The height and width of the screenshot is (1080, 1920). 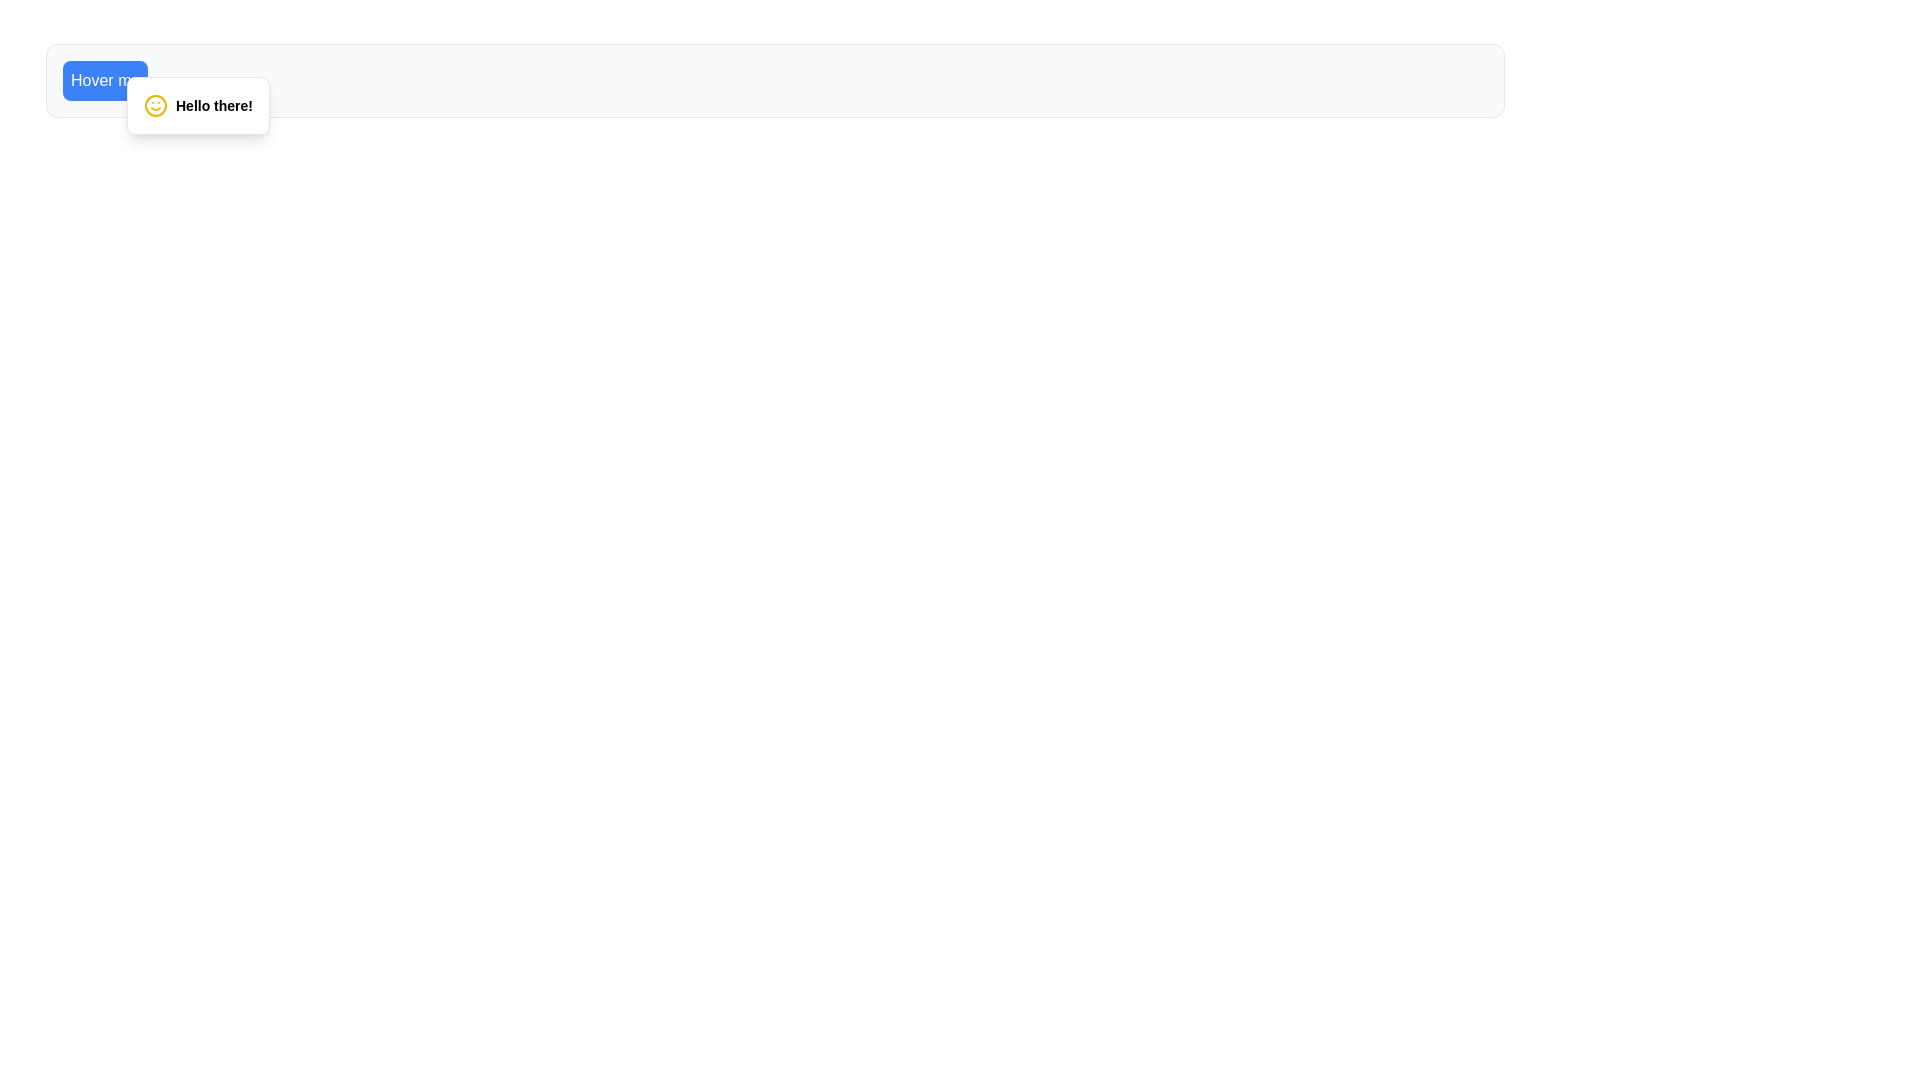 What do you see at coordinates (198, 105) in the screenshot?
I see `the tooltip or popup that contains a yellow smiling face icon and the text 'Hello there!' styled in bold, positioned to the right of the 'Hover me' button` at bounding box center [198, 105].